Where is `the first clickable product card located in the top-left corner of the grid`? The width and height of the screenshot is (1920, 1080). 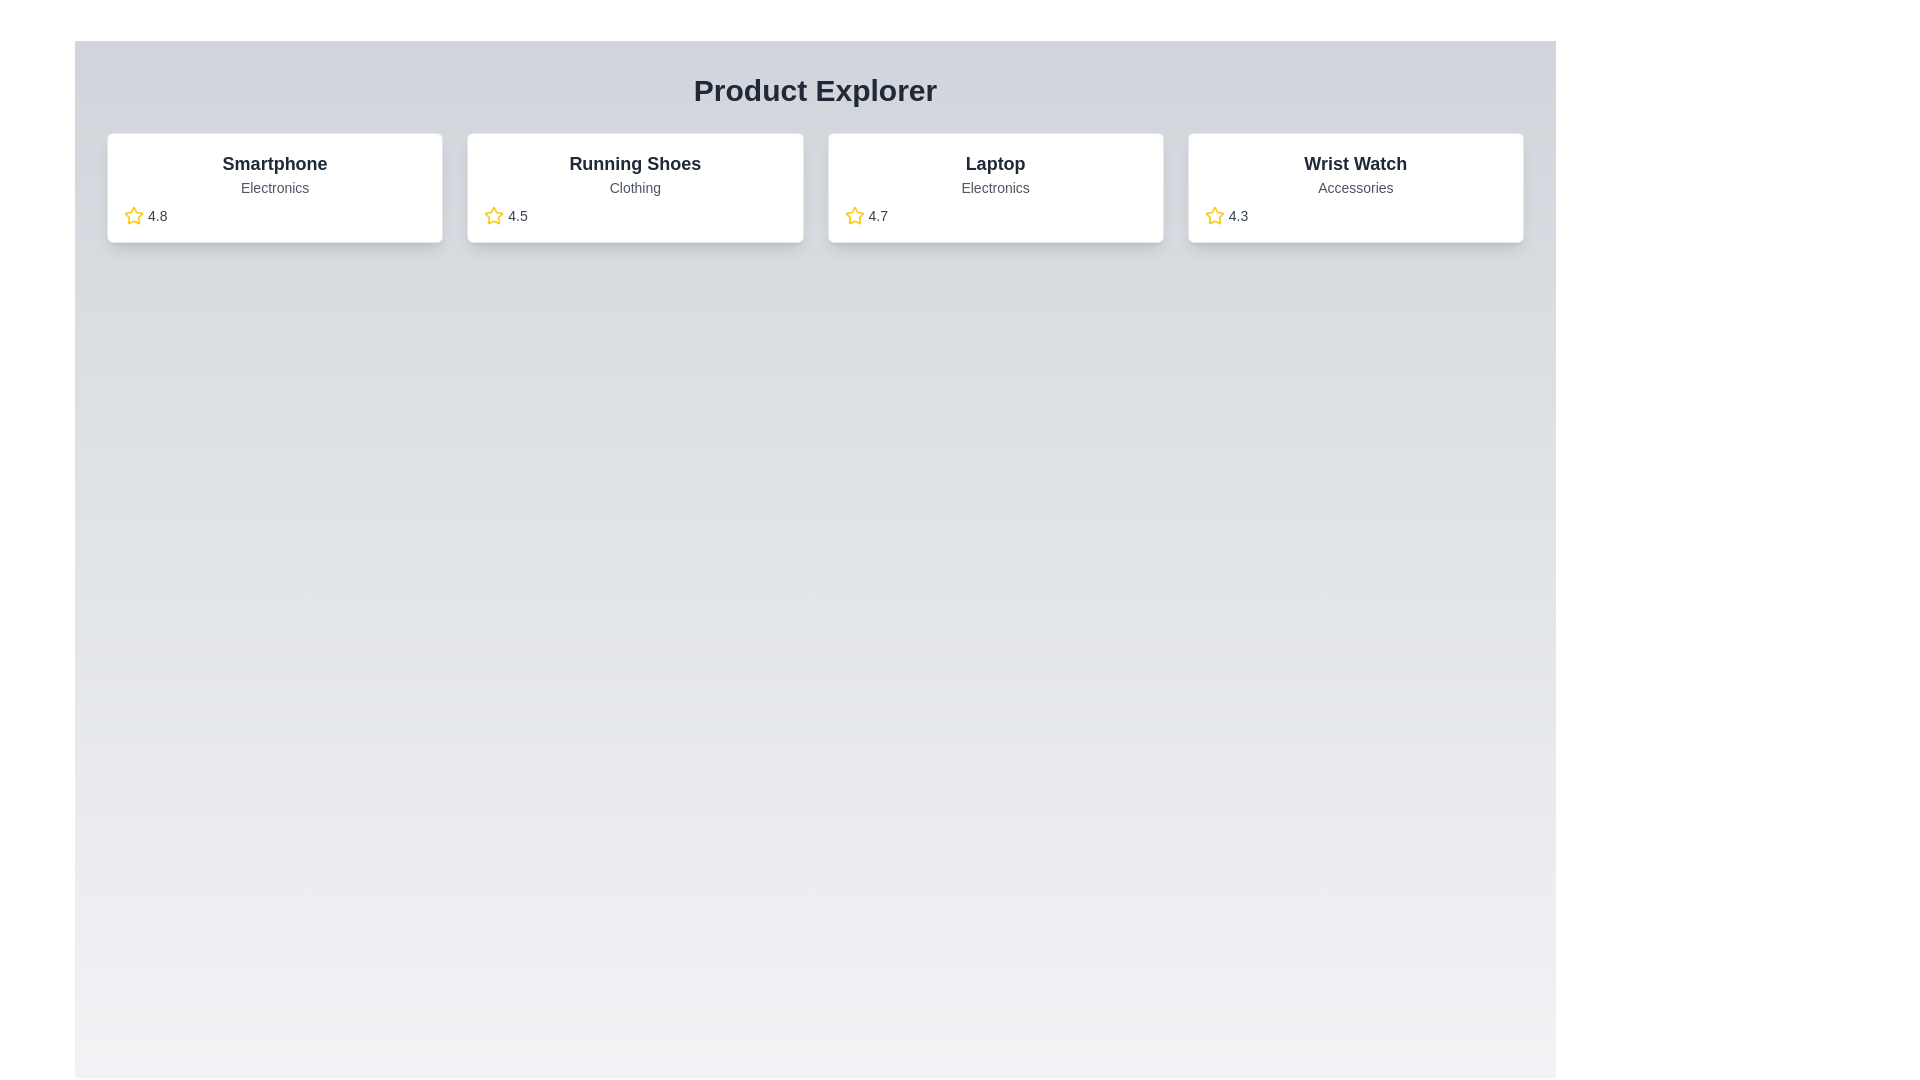
the first clickable product card located in the top-left corner of the grid is located at coordinates (274, 188).